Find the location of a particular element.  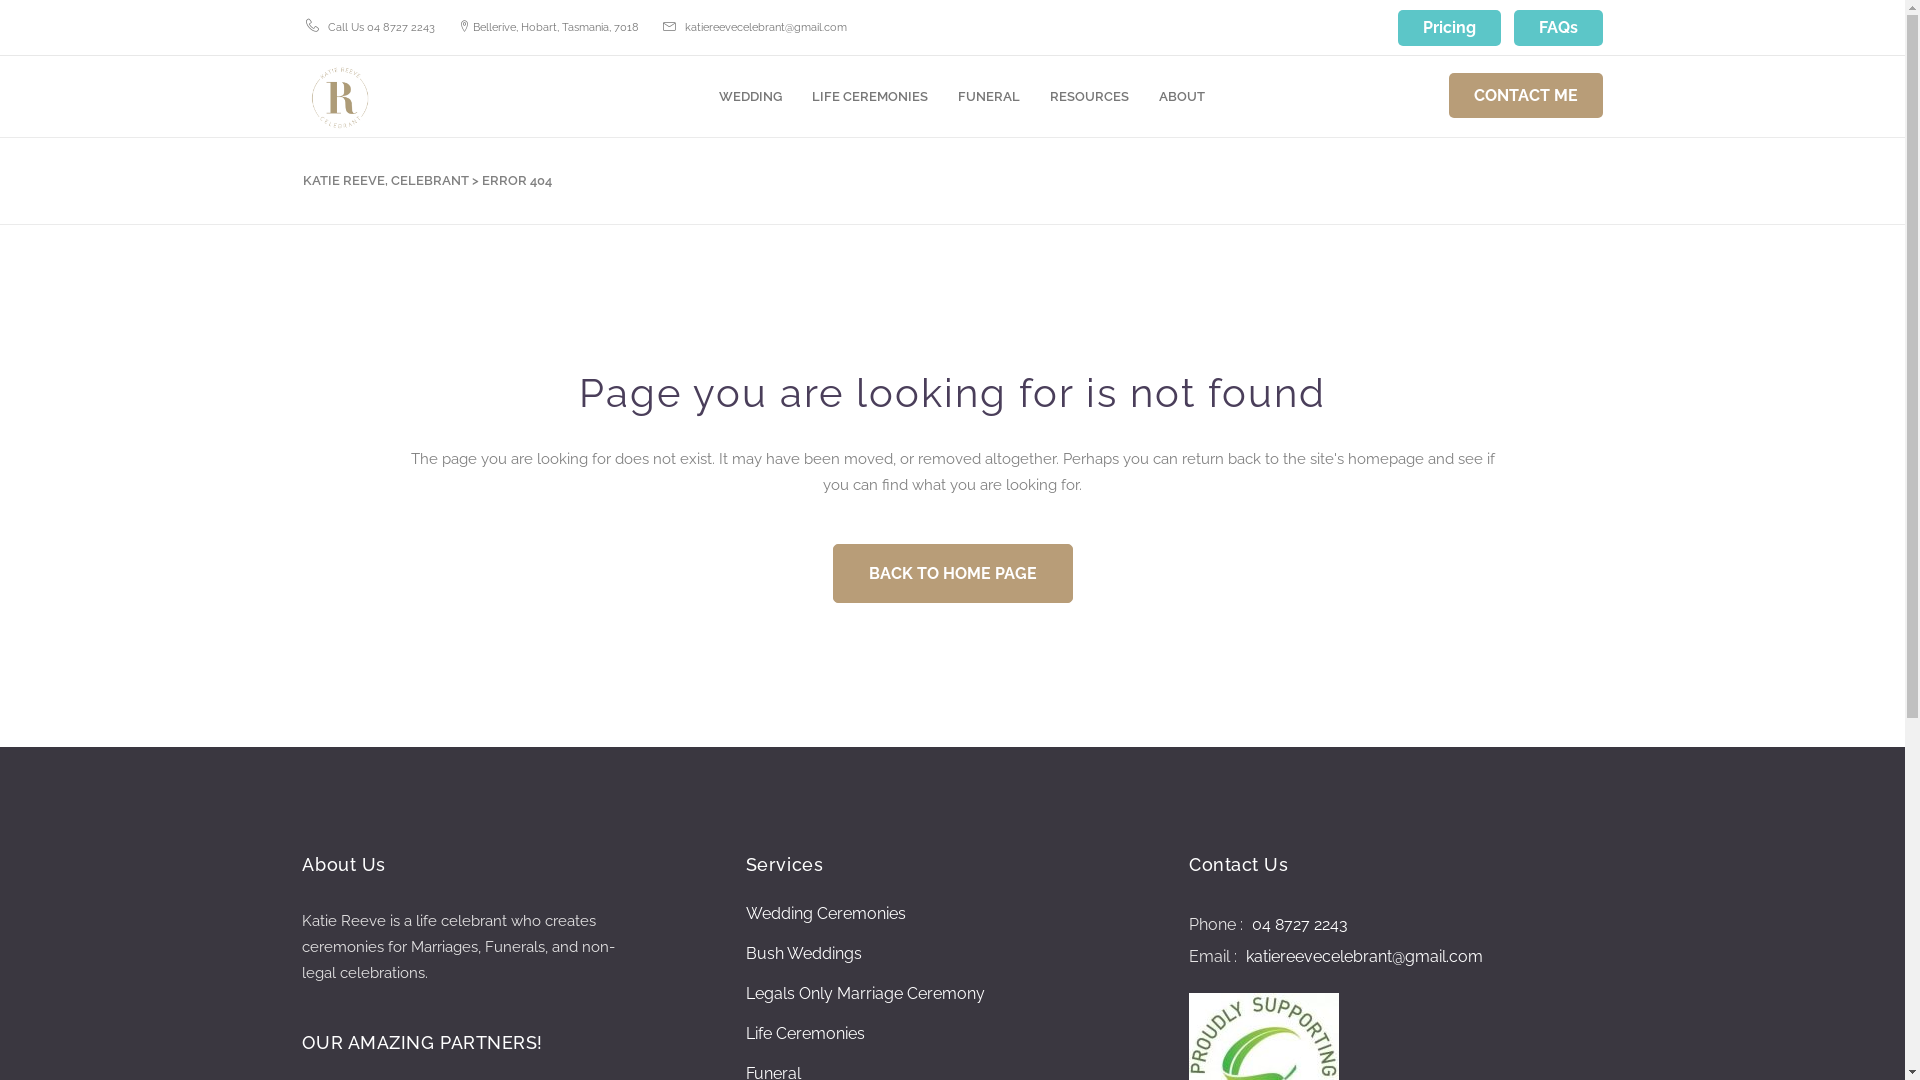

'Bush Weddings' is located at coordinates (804, 952).